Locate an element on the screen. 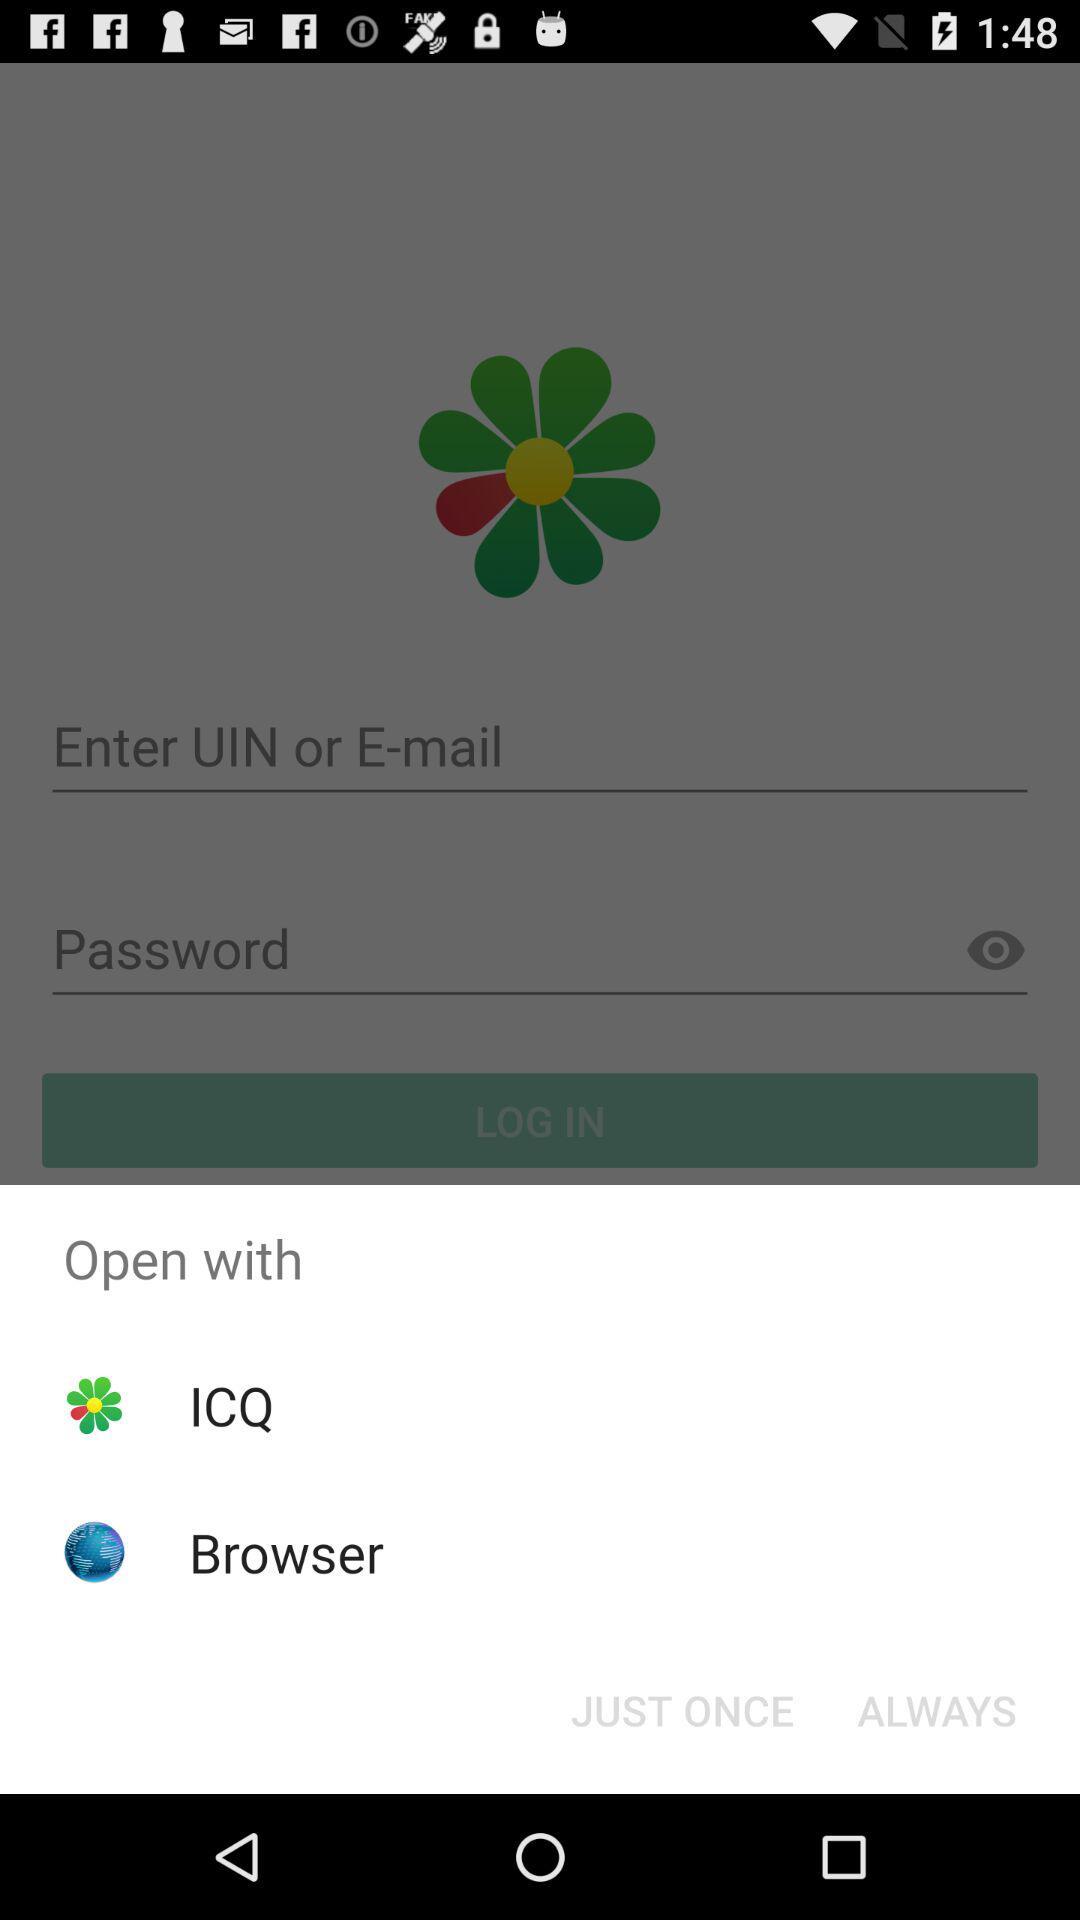  item at the bottom right corner is located at coordinates (937, 1708).